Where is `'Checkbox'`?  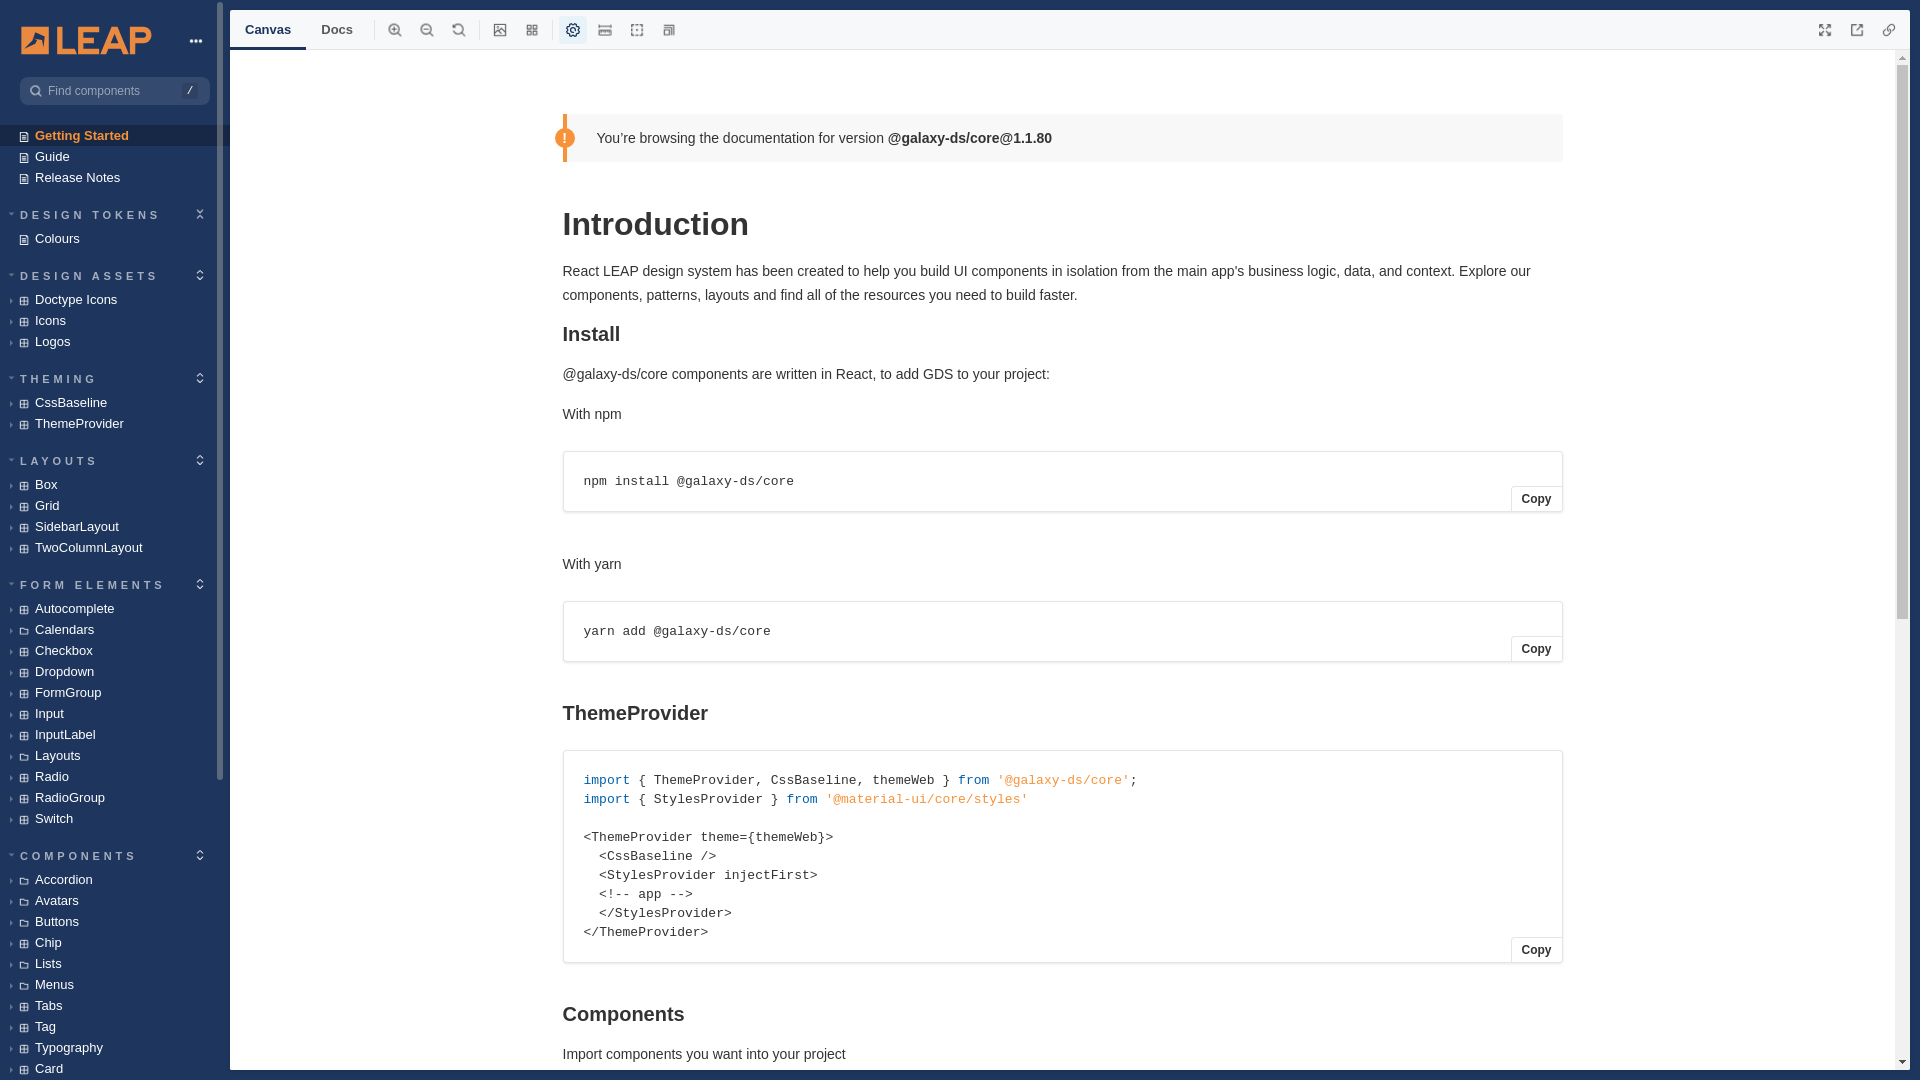 'Checkbox' is located at coordinates (0, 650).